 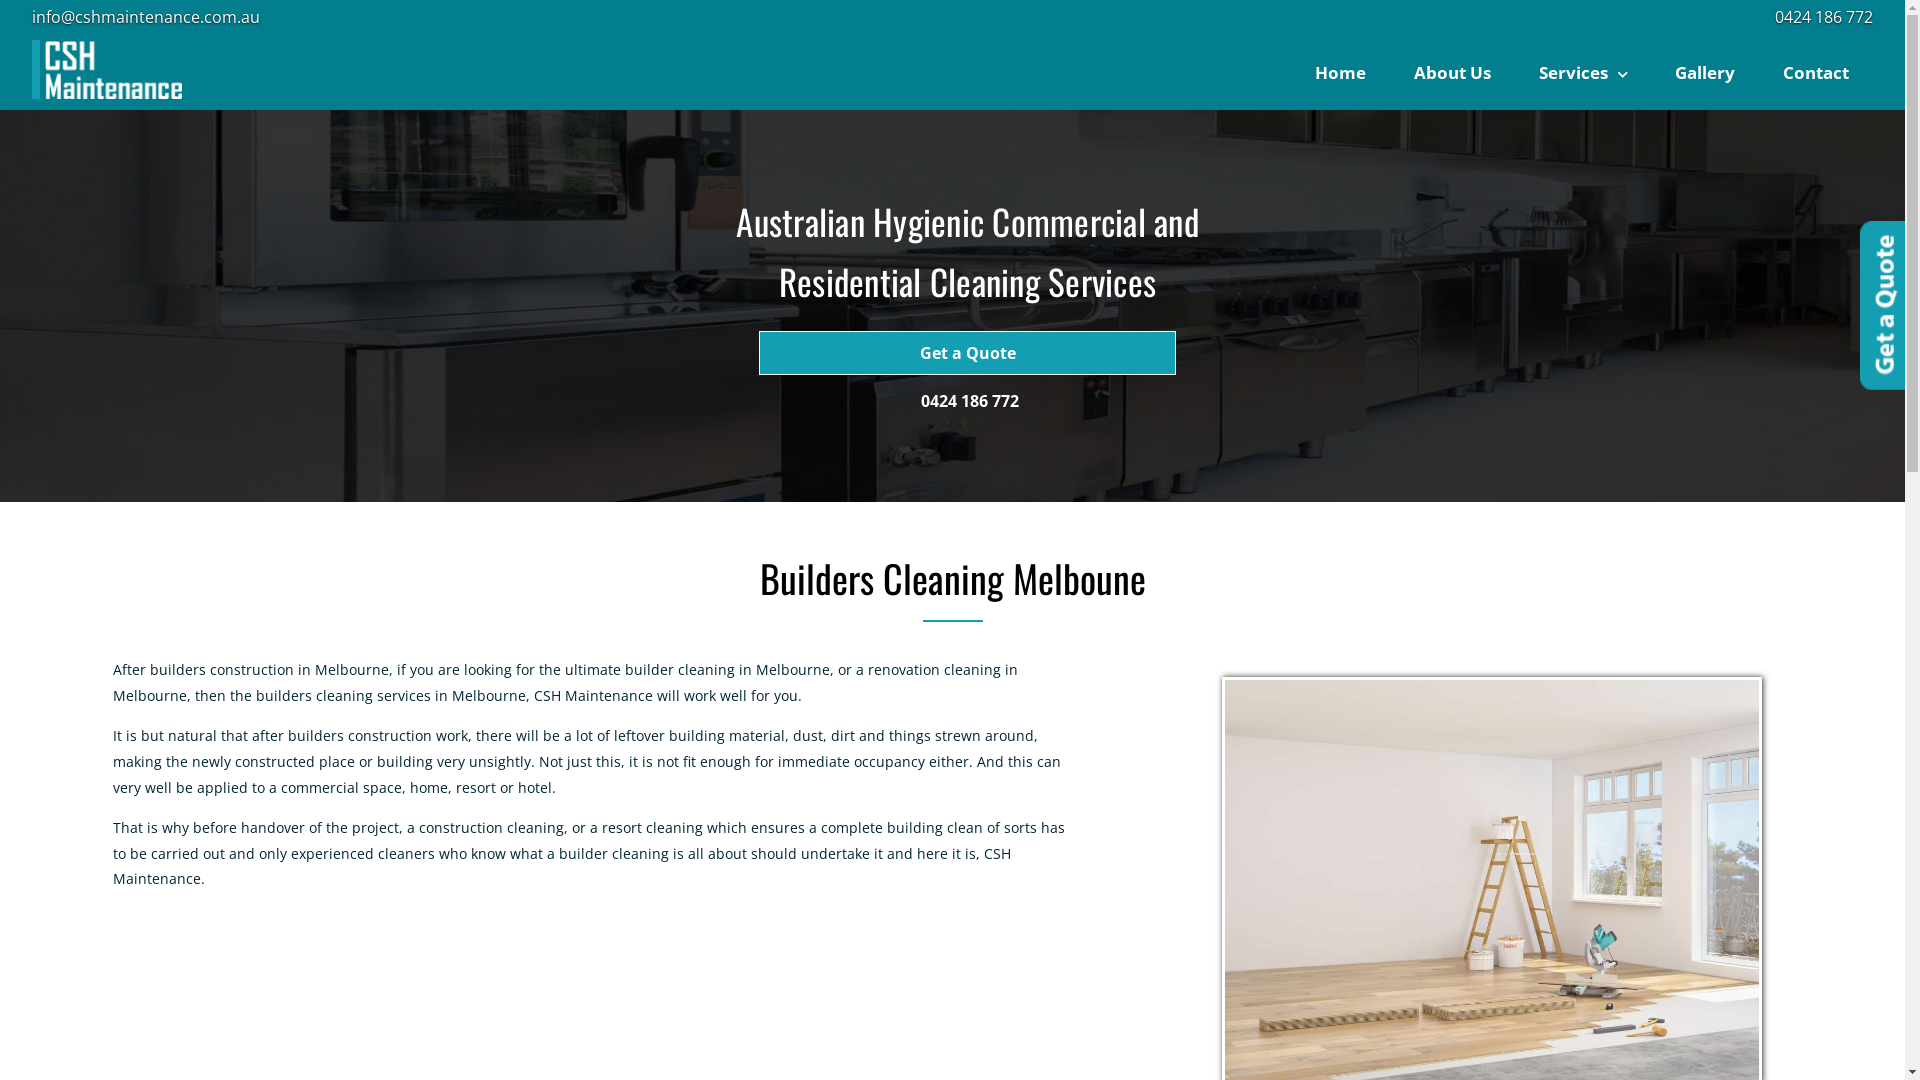 I want to click on '0424 186 772', so click(x=1824, y=16).